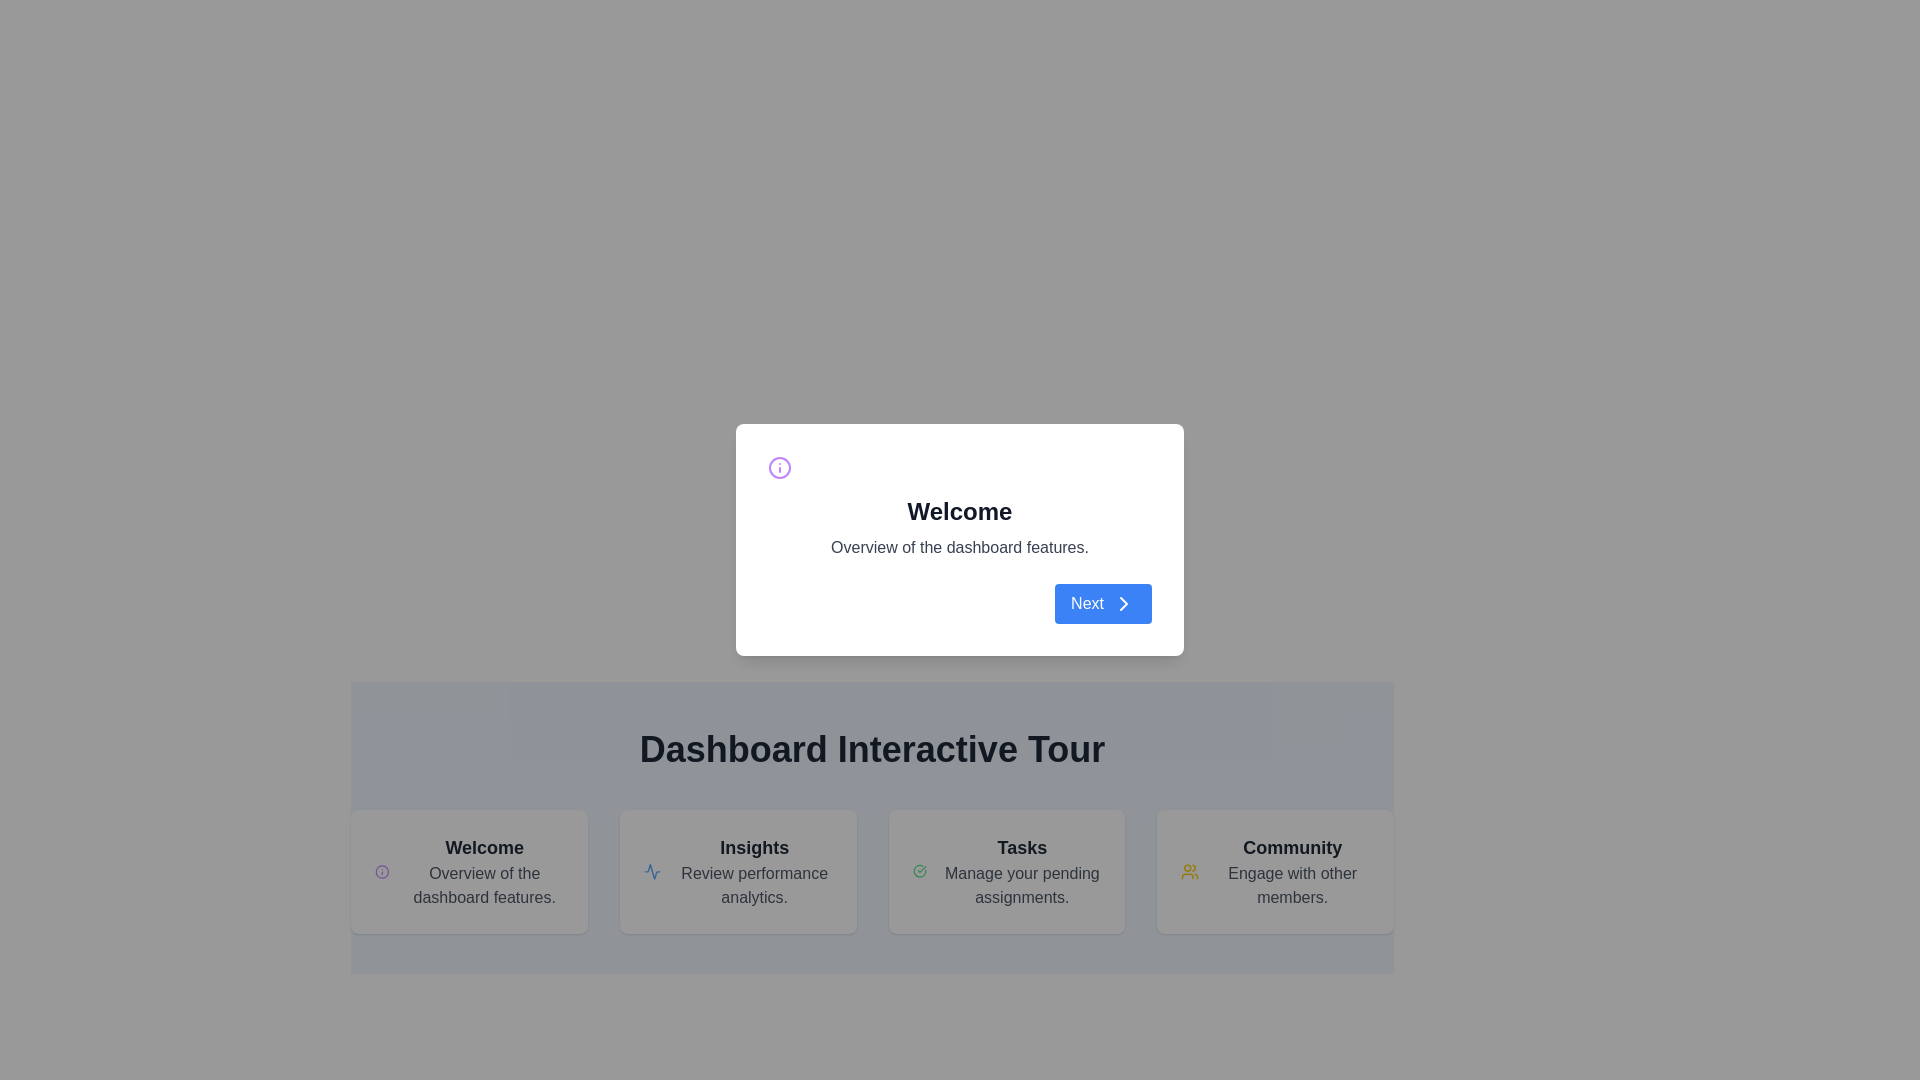 The image size is (1920, 1080). I want to click on the forward action icon located inside the 'Next' button, which is positioned towards the bottom-right region of the dialog box, so click(1123, 603).